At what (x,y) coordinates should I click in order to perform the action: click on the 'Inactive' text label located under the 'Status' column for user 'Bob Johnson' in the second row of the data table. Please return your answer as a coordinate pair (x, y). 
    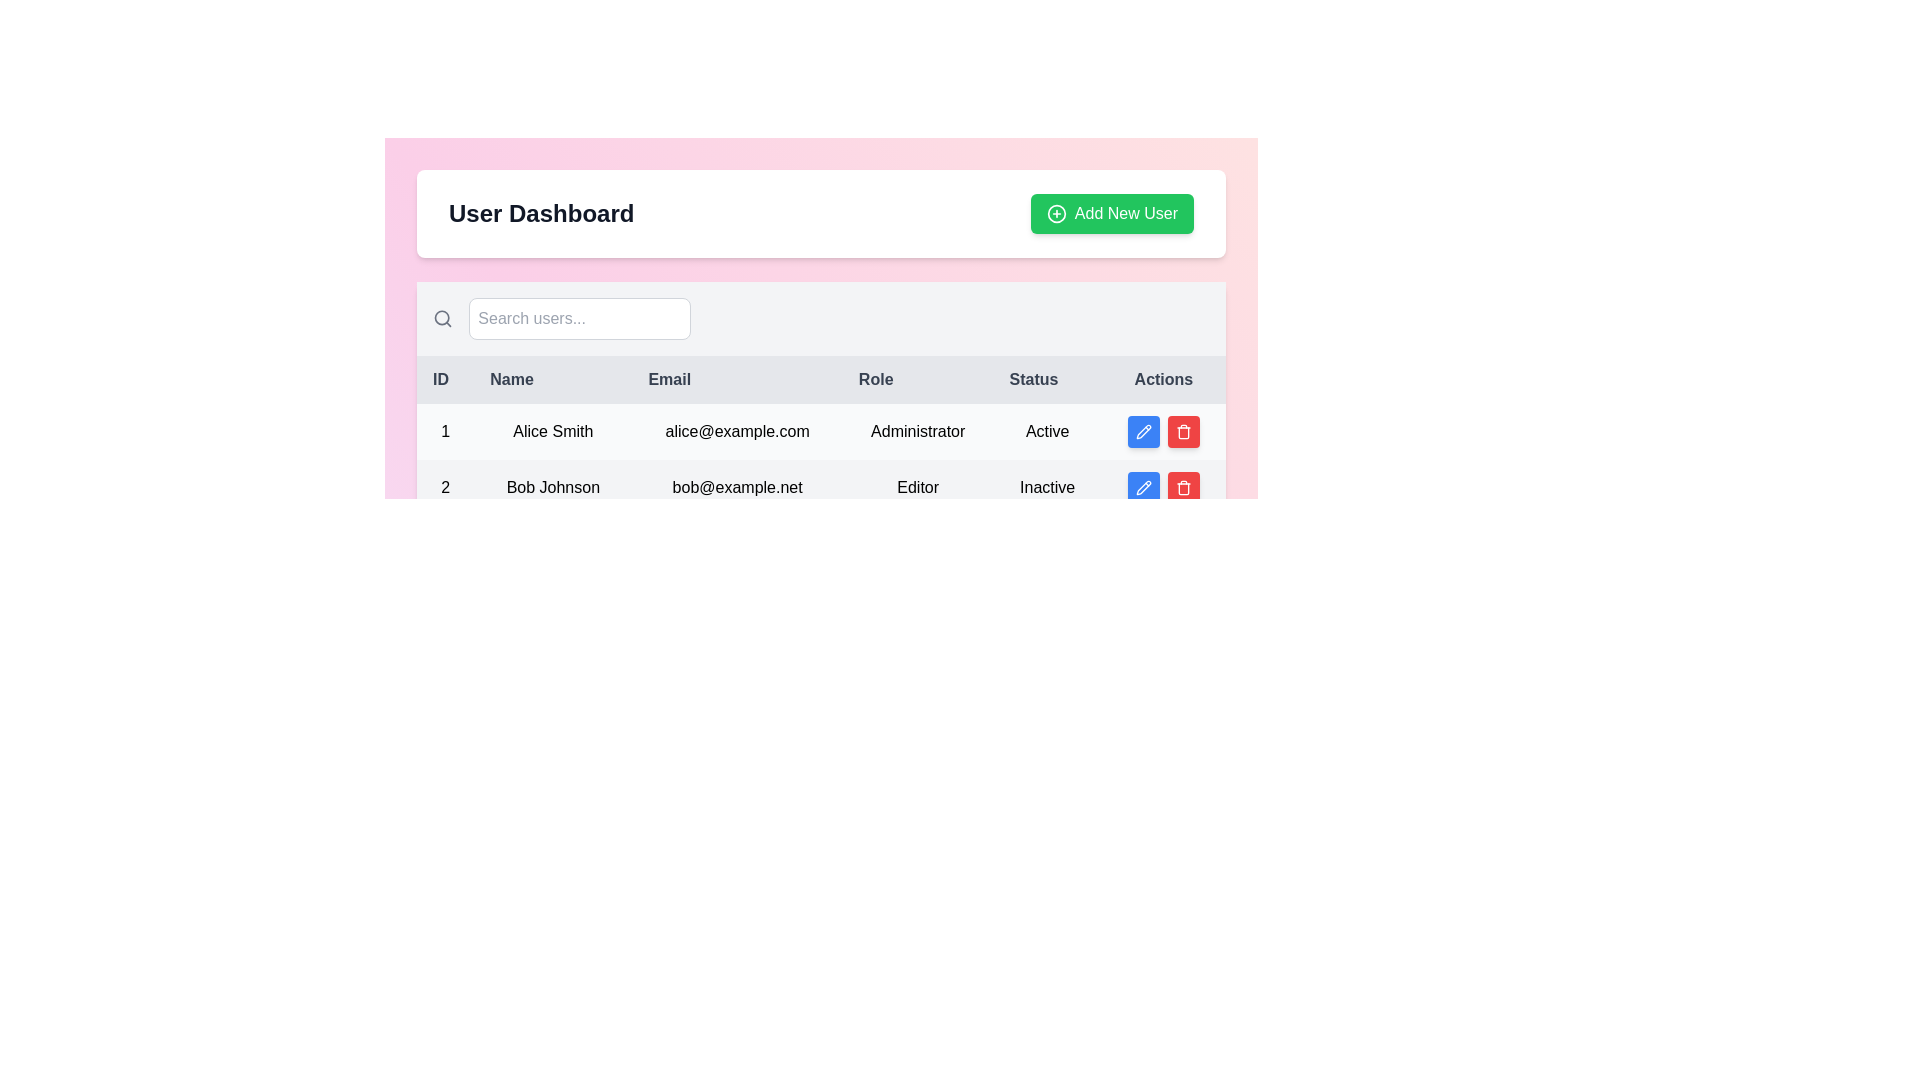
    Looking at the image, I should click on (1046, 488).